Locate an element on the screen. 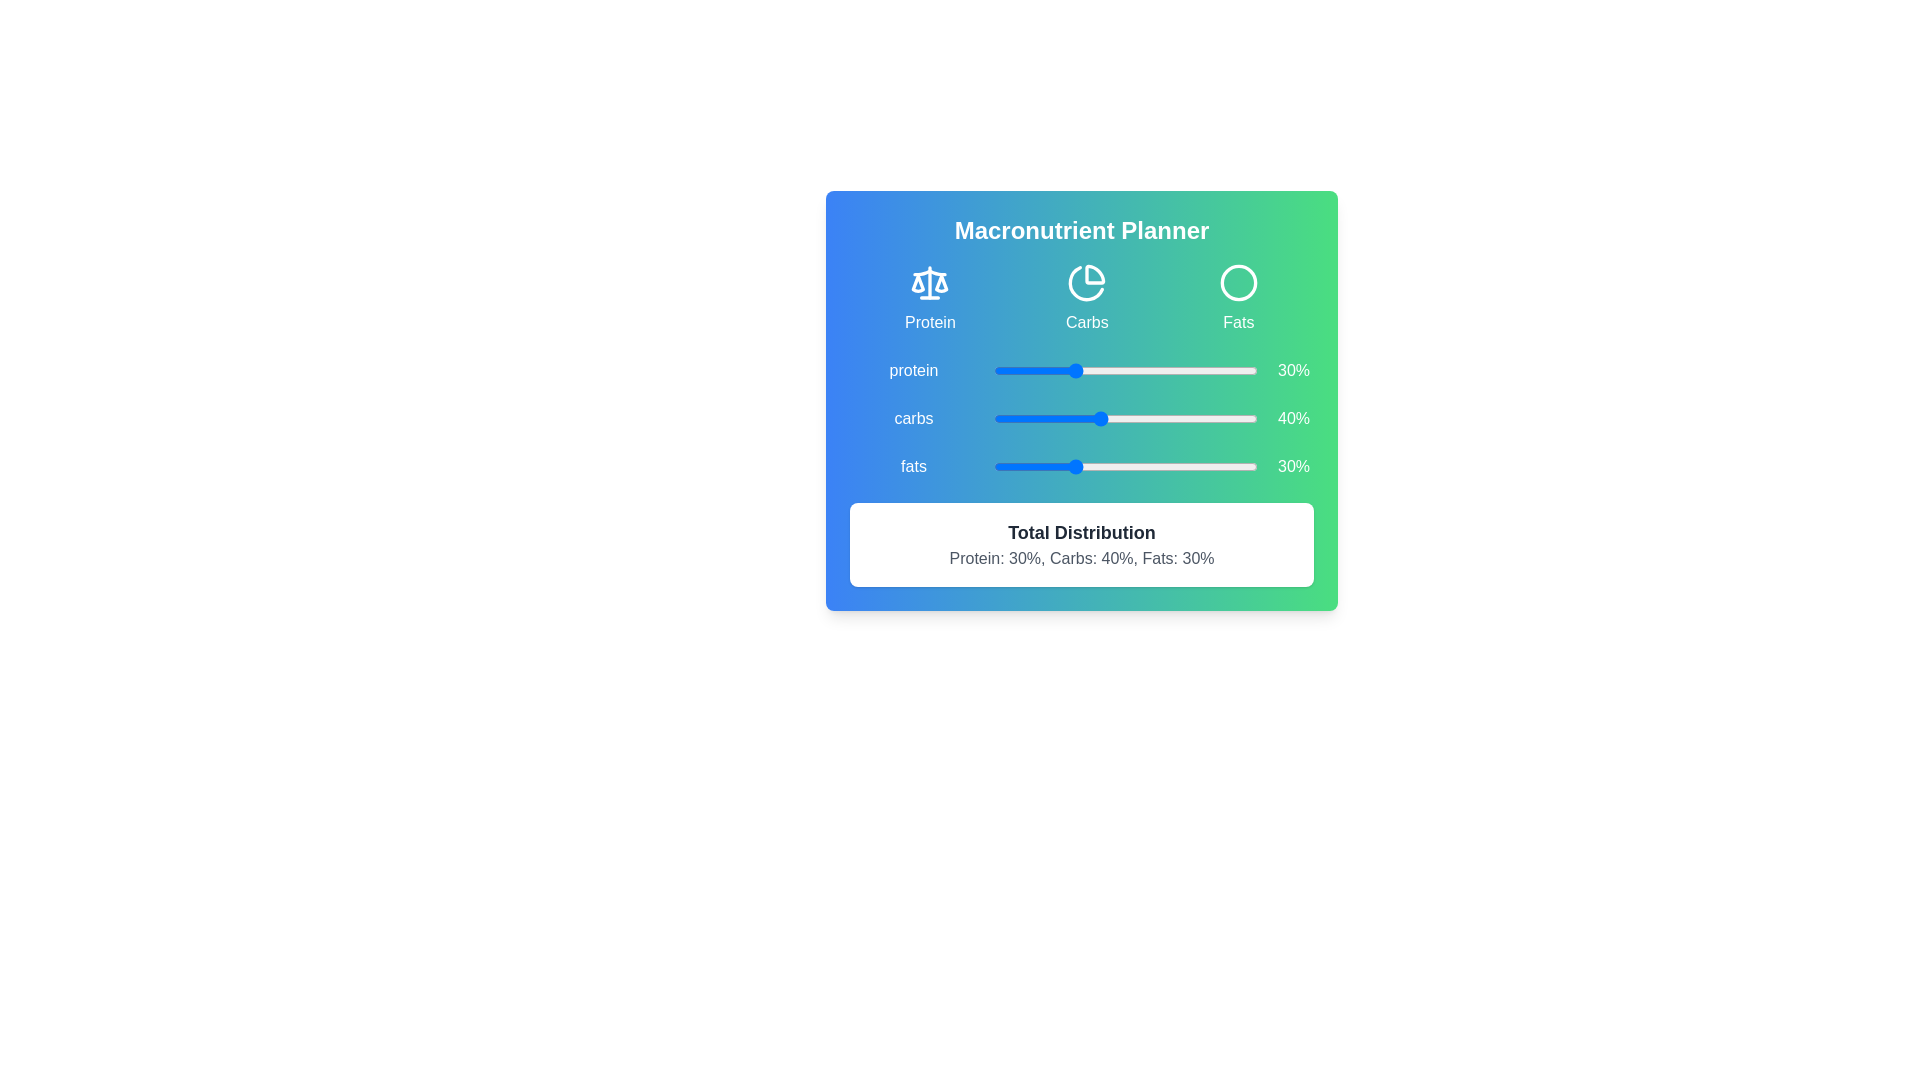 The image size is (1920, 1080). the protein percentage is located at coordinates (1028, 370).